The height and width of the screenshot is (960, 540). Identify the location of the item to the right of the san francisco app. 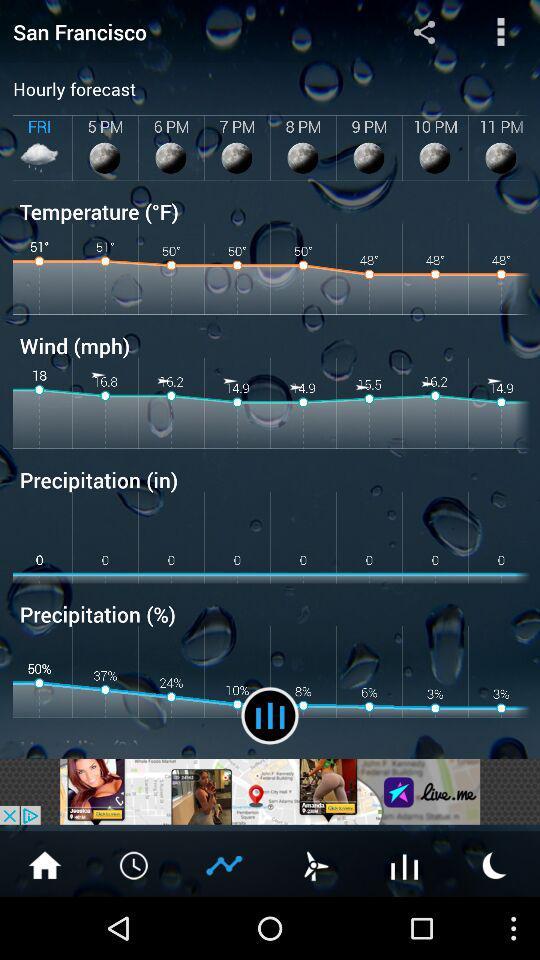
(423, 30).